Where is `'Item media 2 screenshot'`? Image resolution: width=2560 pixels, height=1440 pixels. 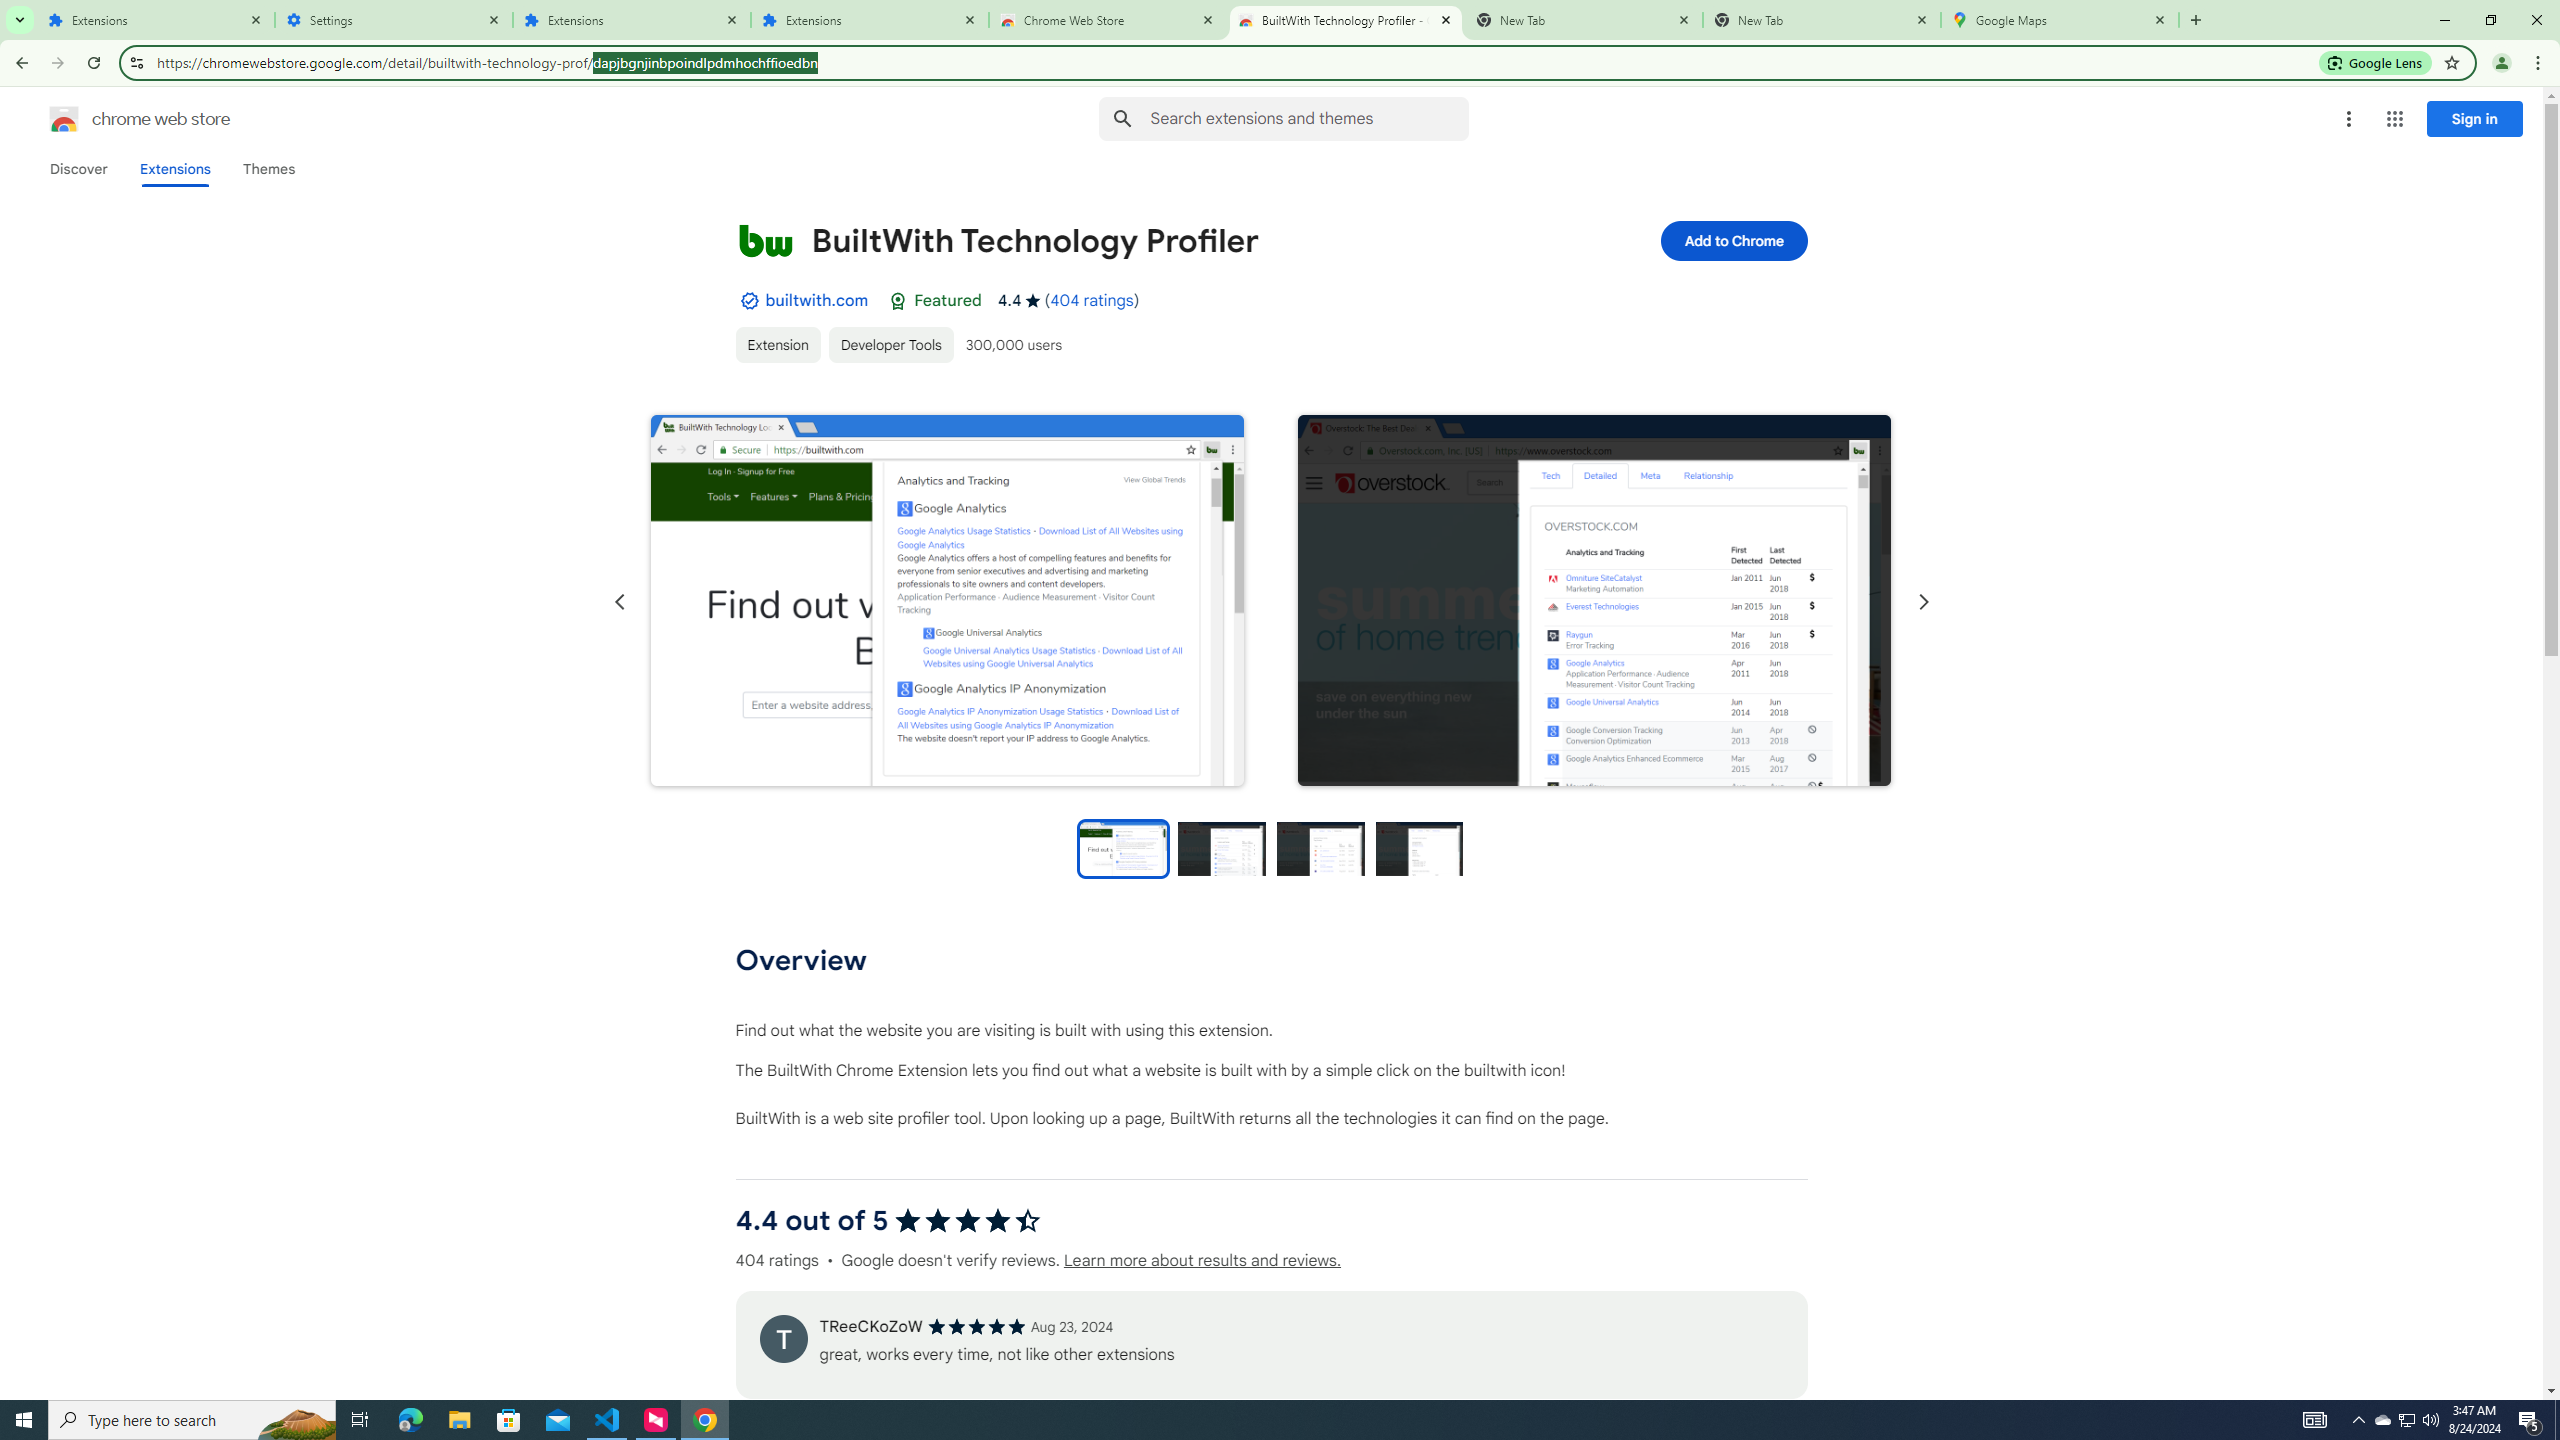 'Item media 2 screenshot' is located at coordinates (1593, 600).